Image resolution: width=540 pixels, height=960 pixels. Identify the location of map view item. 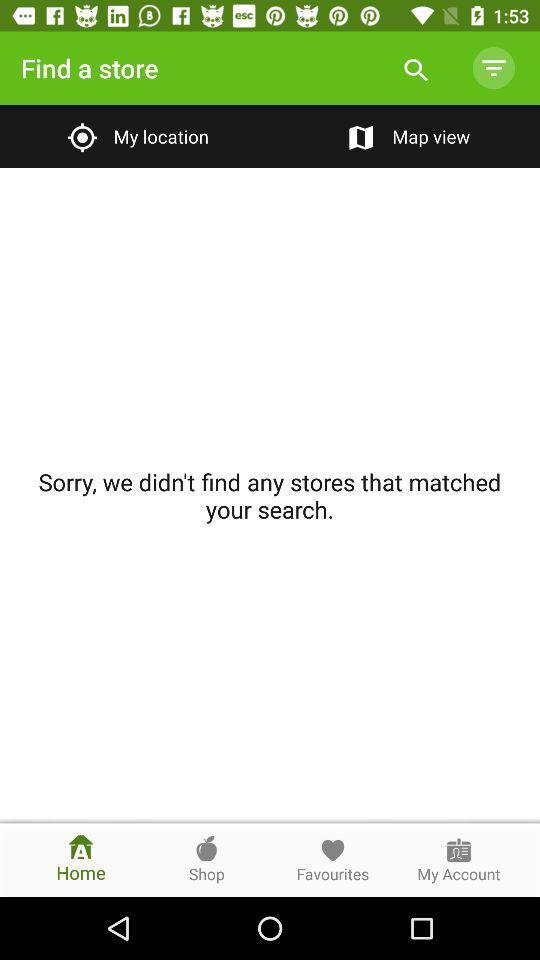
(405, 135).